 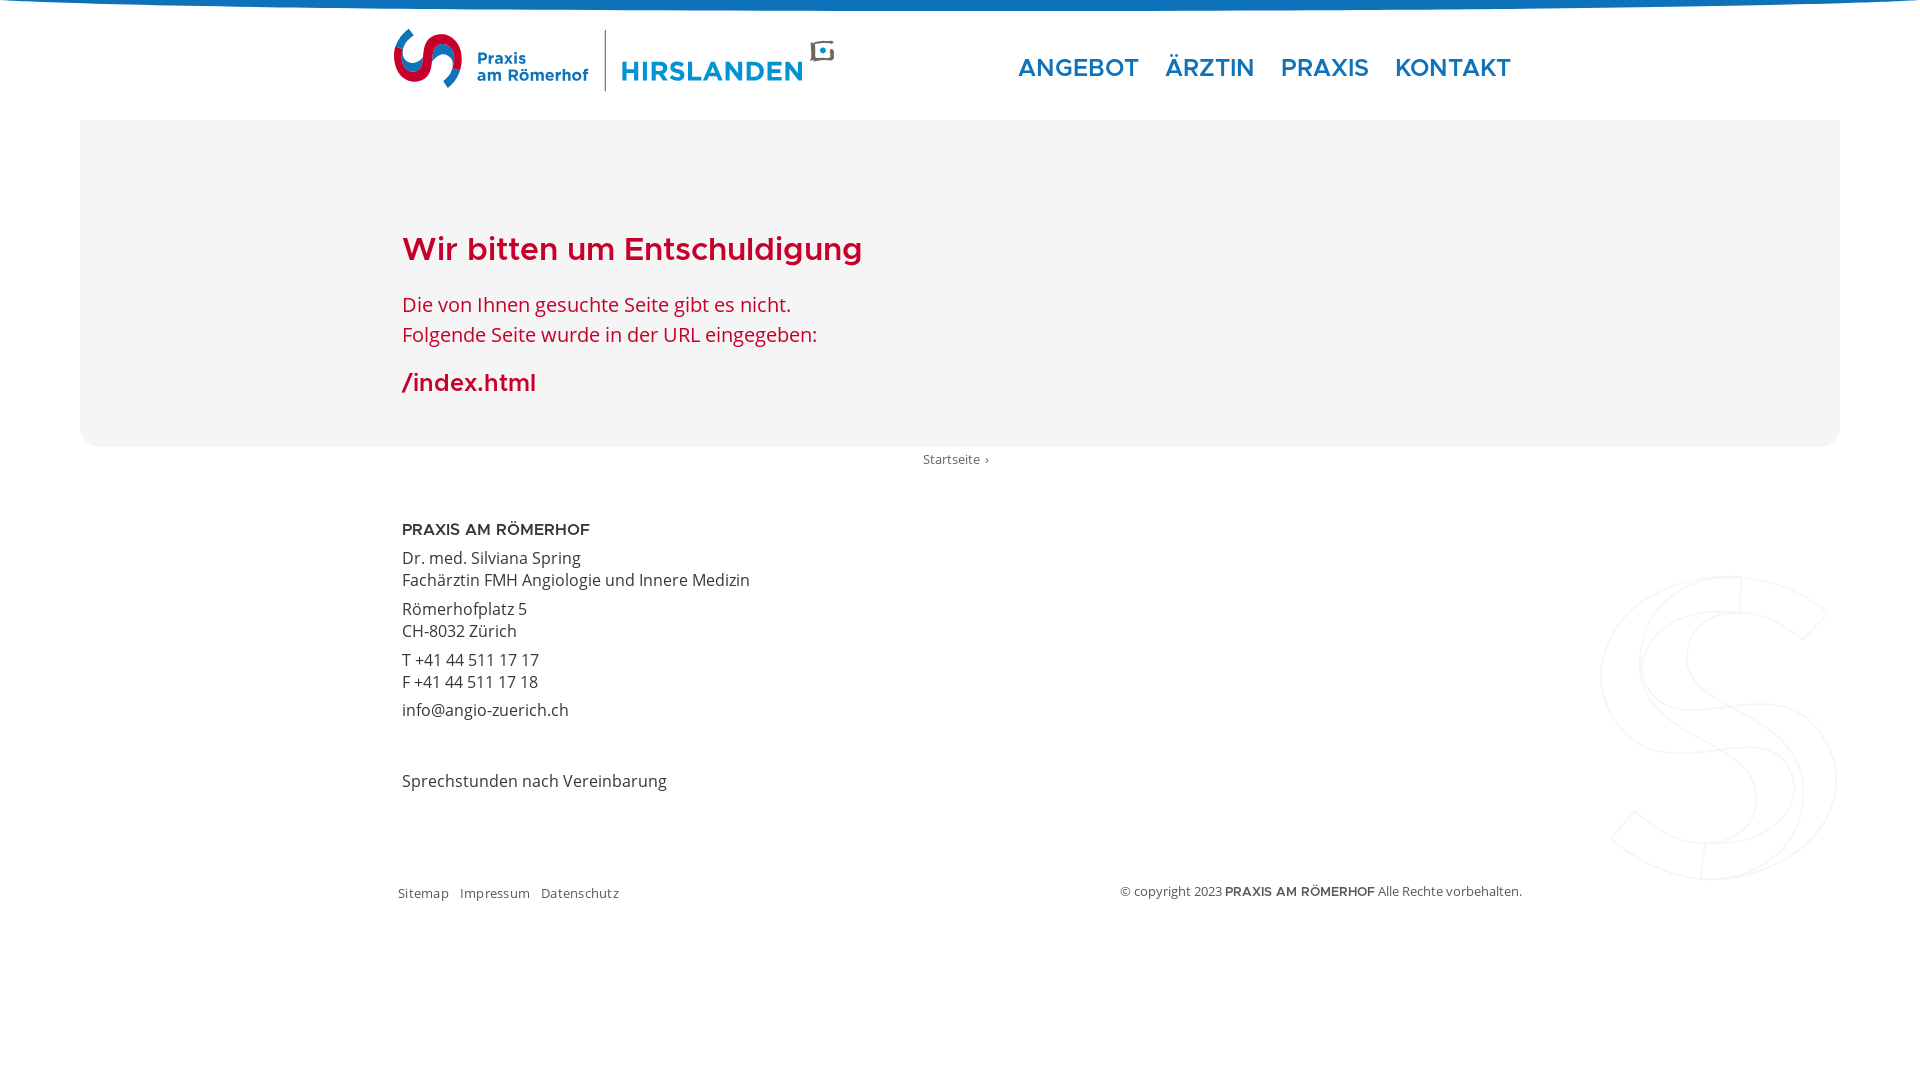 What do you see at coordinates (1079, 68) in the screenshot?
I see `'ANGEBOT'` at bounding box center [1079, 68].